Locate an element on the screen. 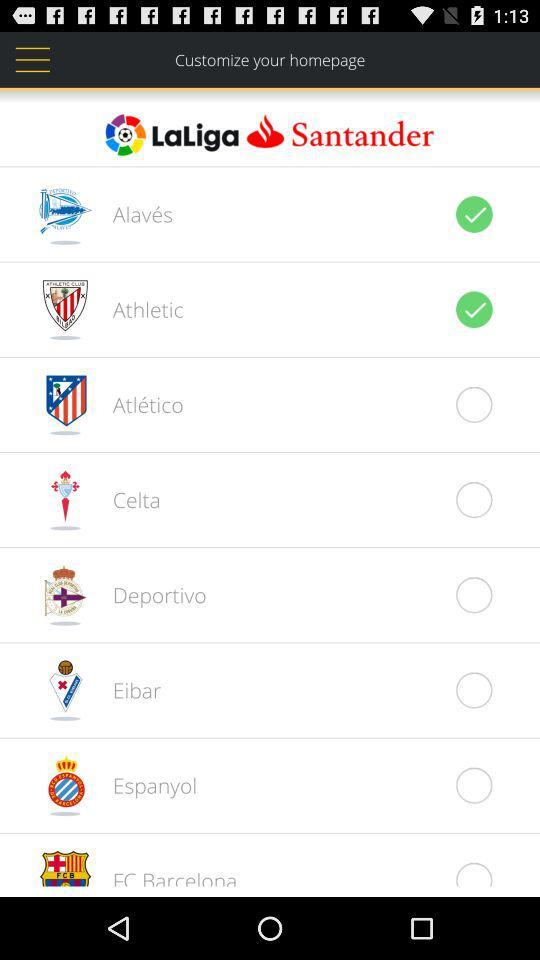  celta icon is located at coordinates (126, 498).